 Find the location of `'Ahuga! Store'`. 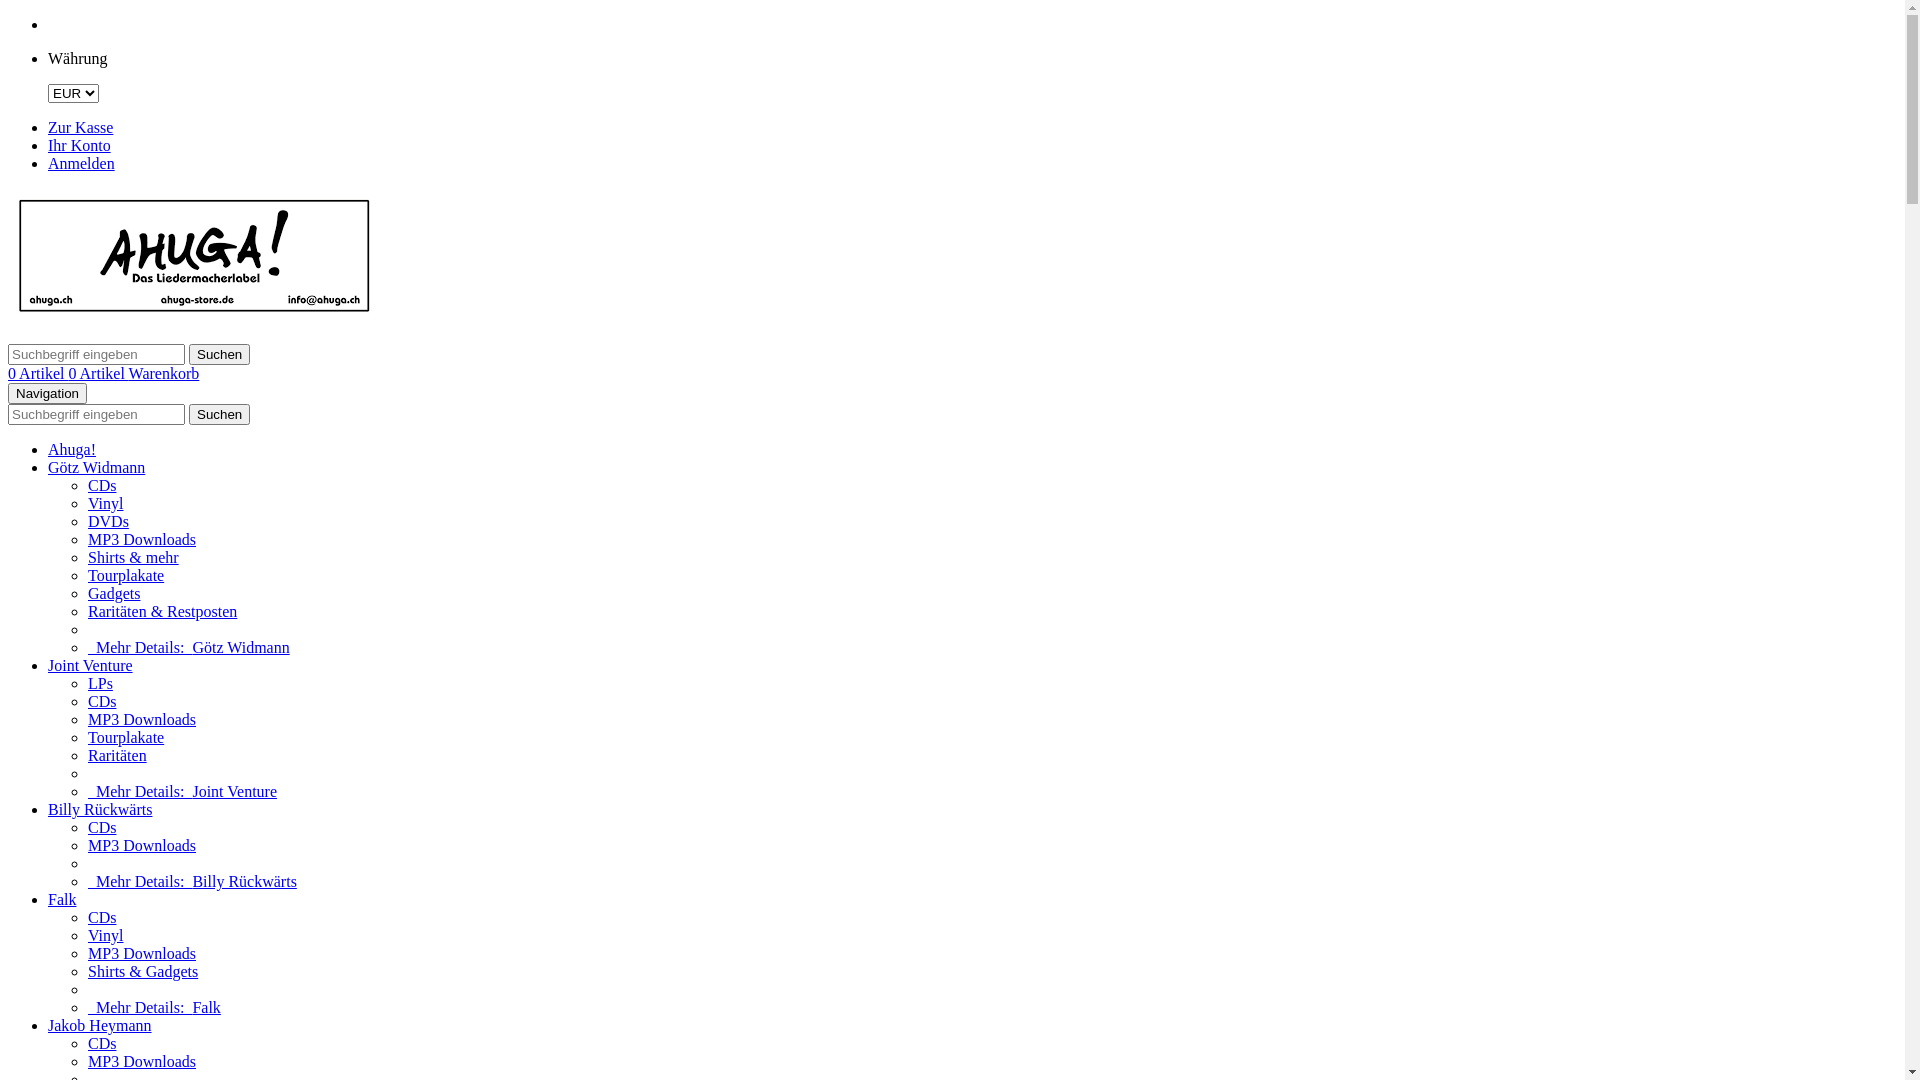

'Ahuga! Store' is located at coordinates (195, 317).